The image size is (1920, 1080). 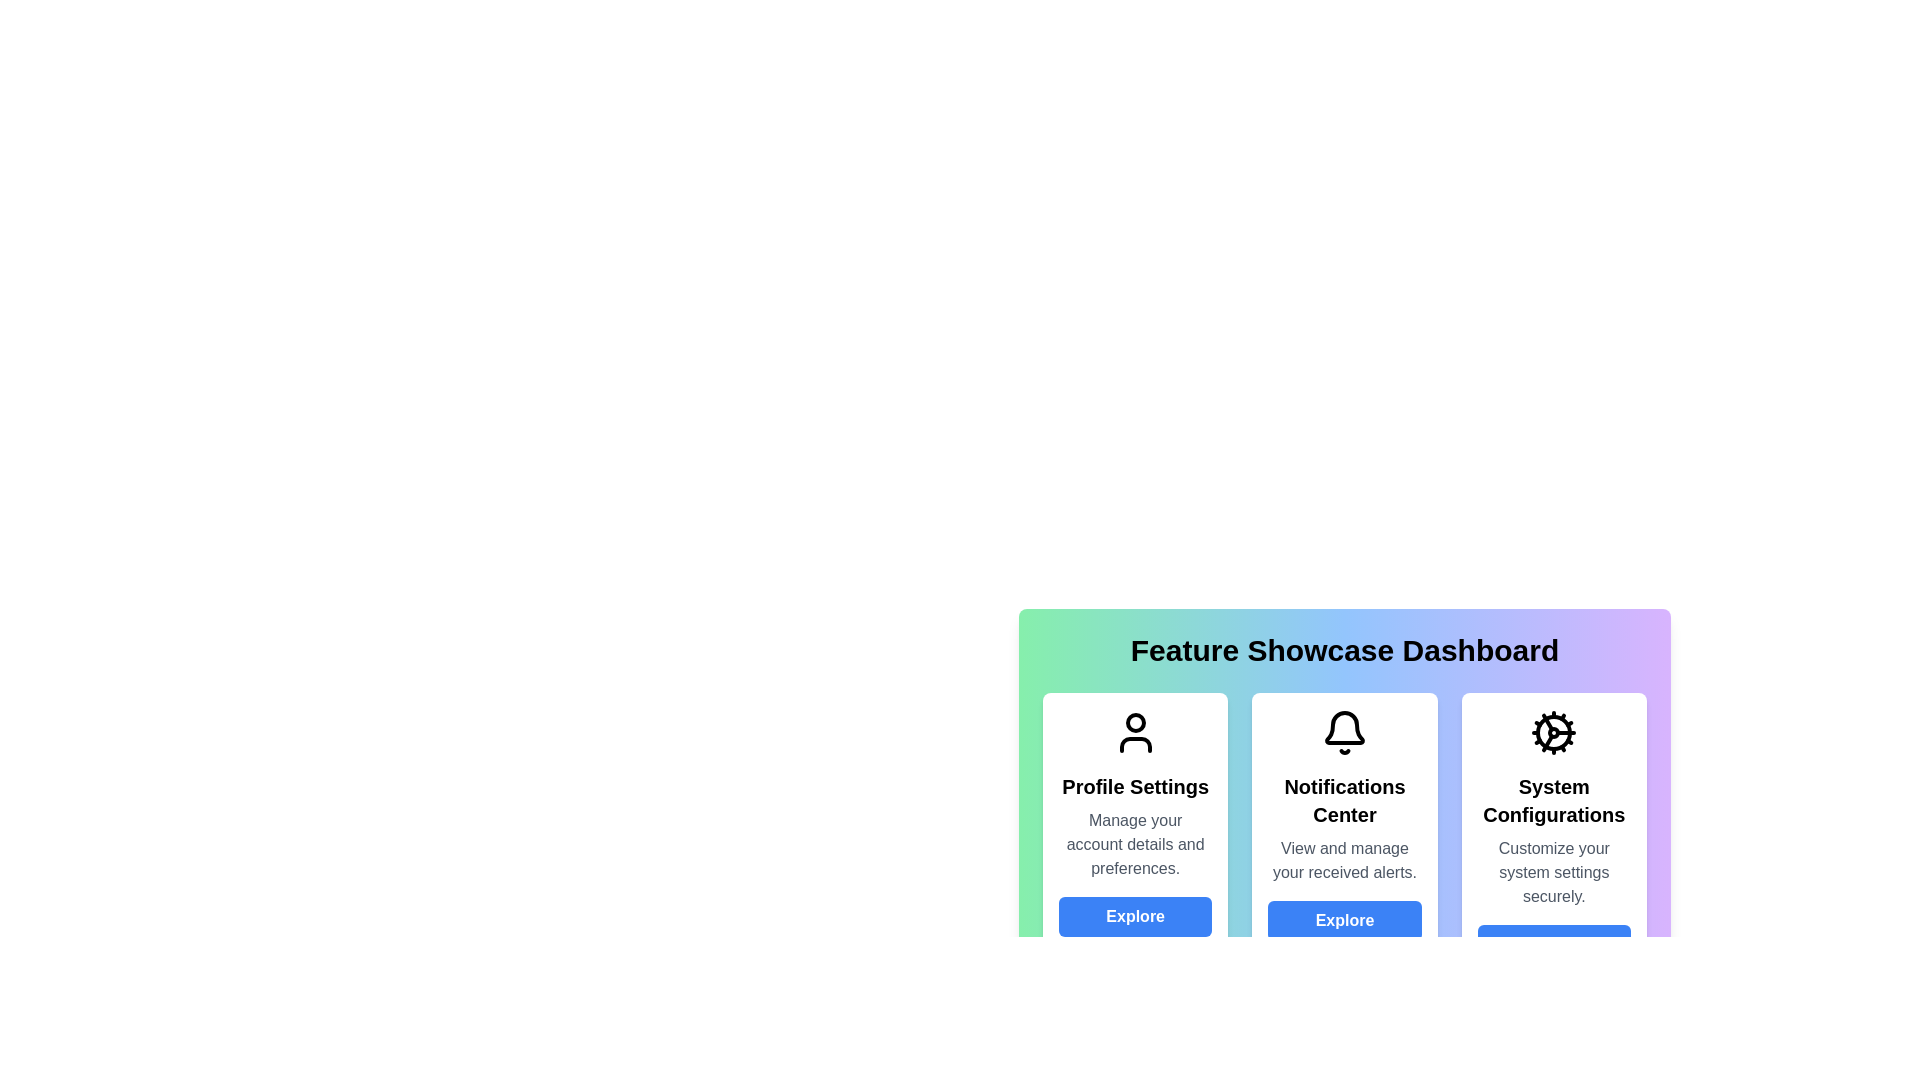 I want to click on text label that says 'Notifications Center', which is styled with a larger font size and bold weight, and is positioned centrally below a bell icon, so click(x=1344, y=800).